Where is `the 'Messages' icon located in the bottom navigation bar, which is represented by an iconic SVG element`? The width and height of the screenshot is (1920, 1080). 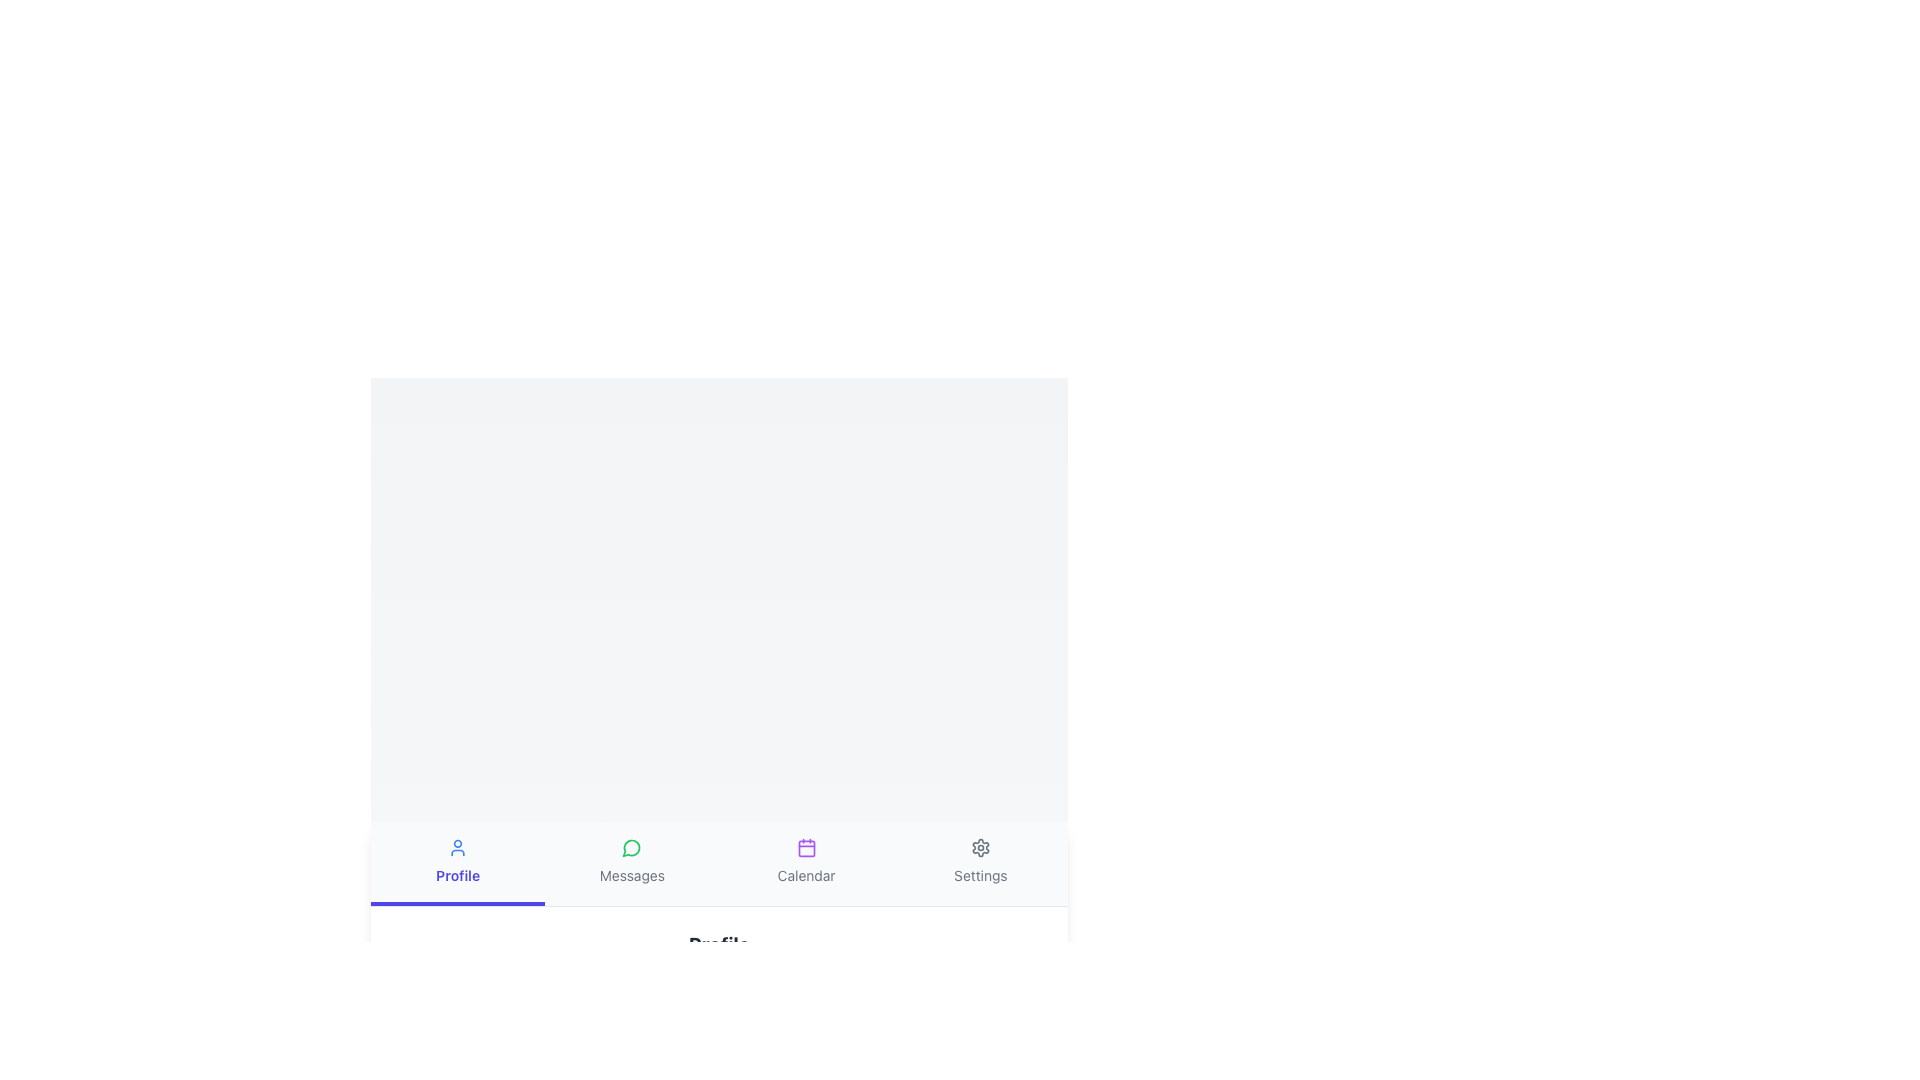 the 'Messages' icon located in the bottom navigation bar, which is represented by an iconic SVG element is located at coordinates (630, 847).